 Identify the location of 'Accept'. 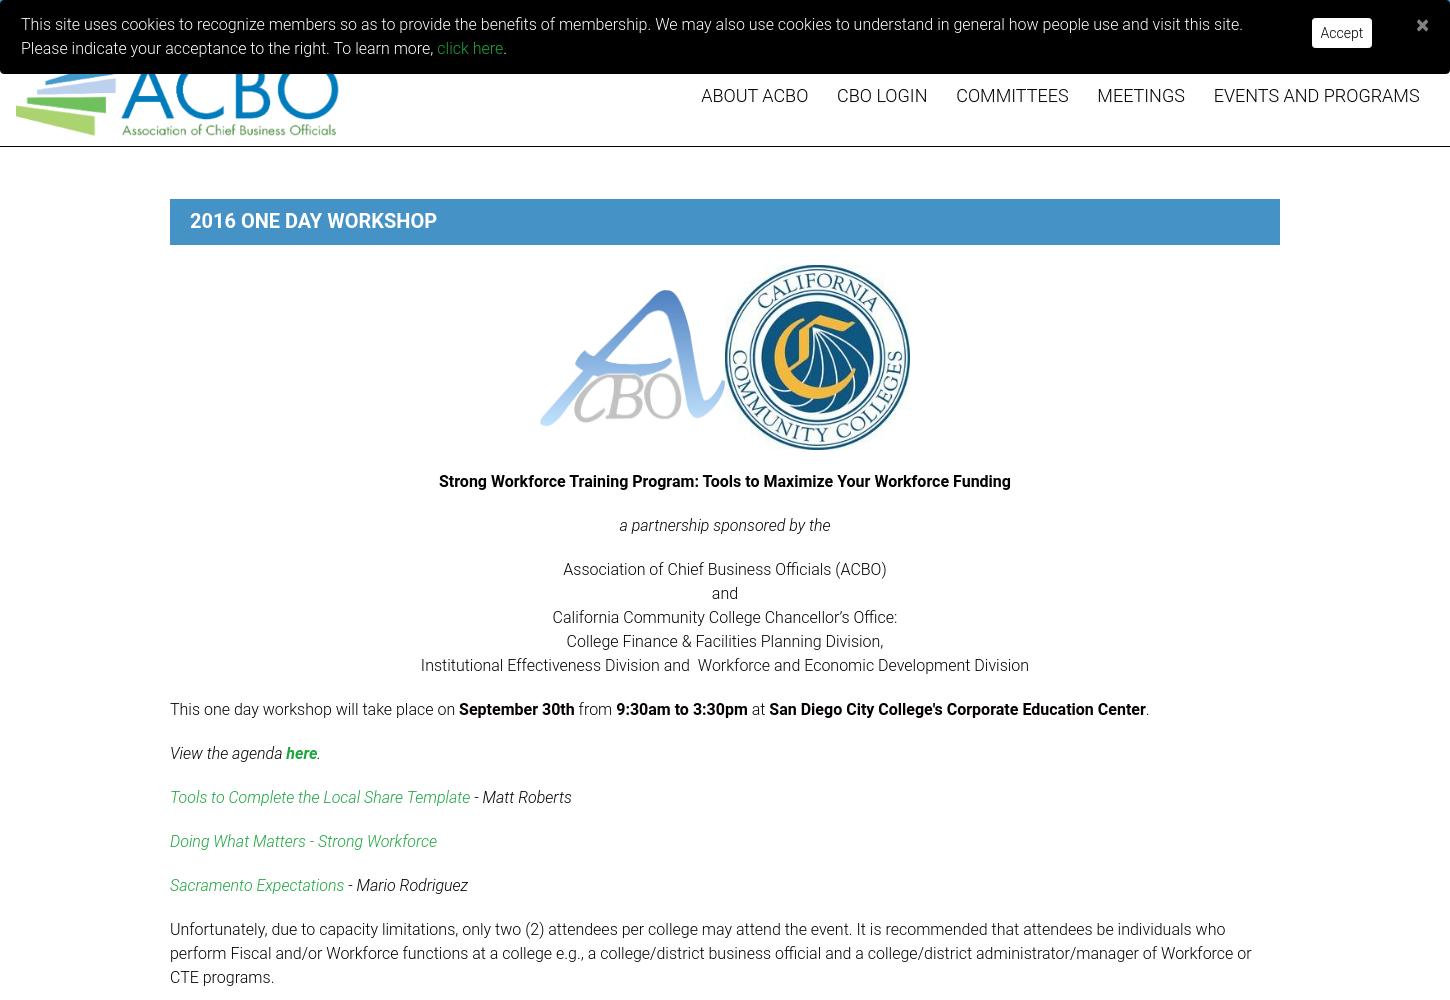
(1340, 33).